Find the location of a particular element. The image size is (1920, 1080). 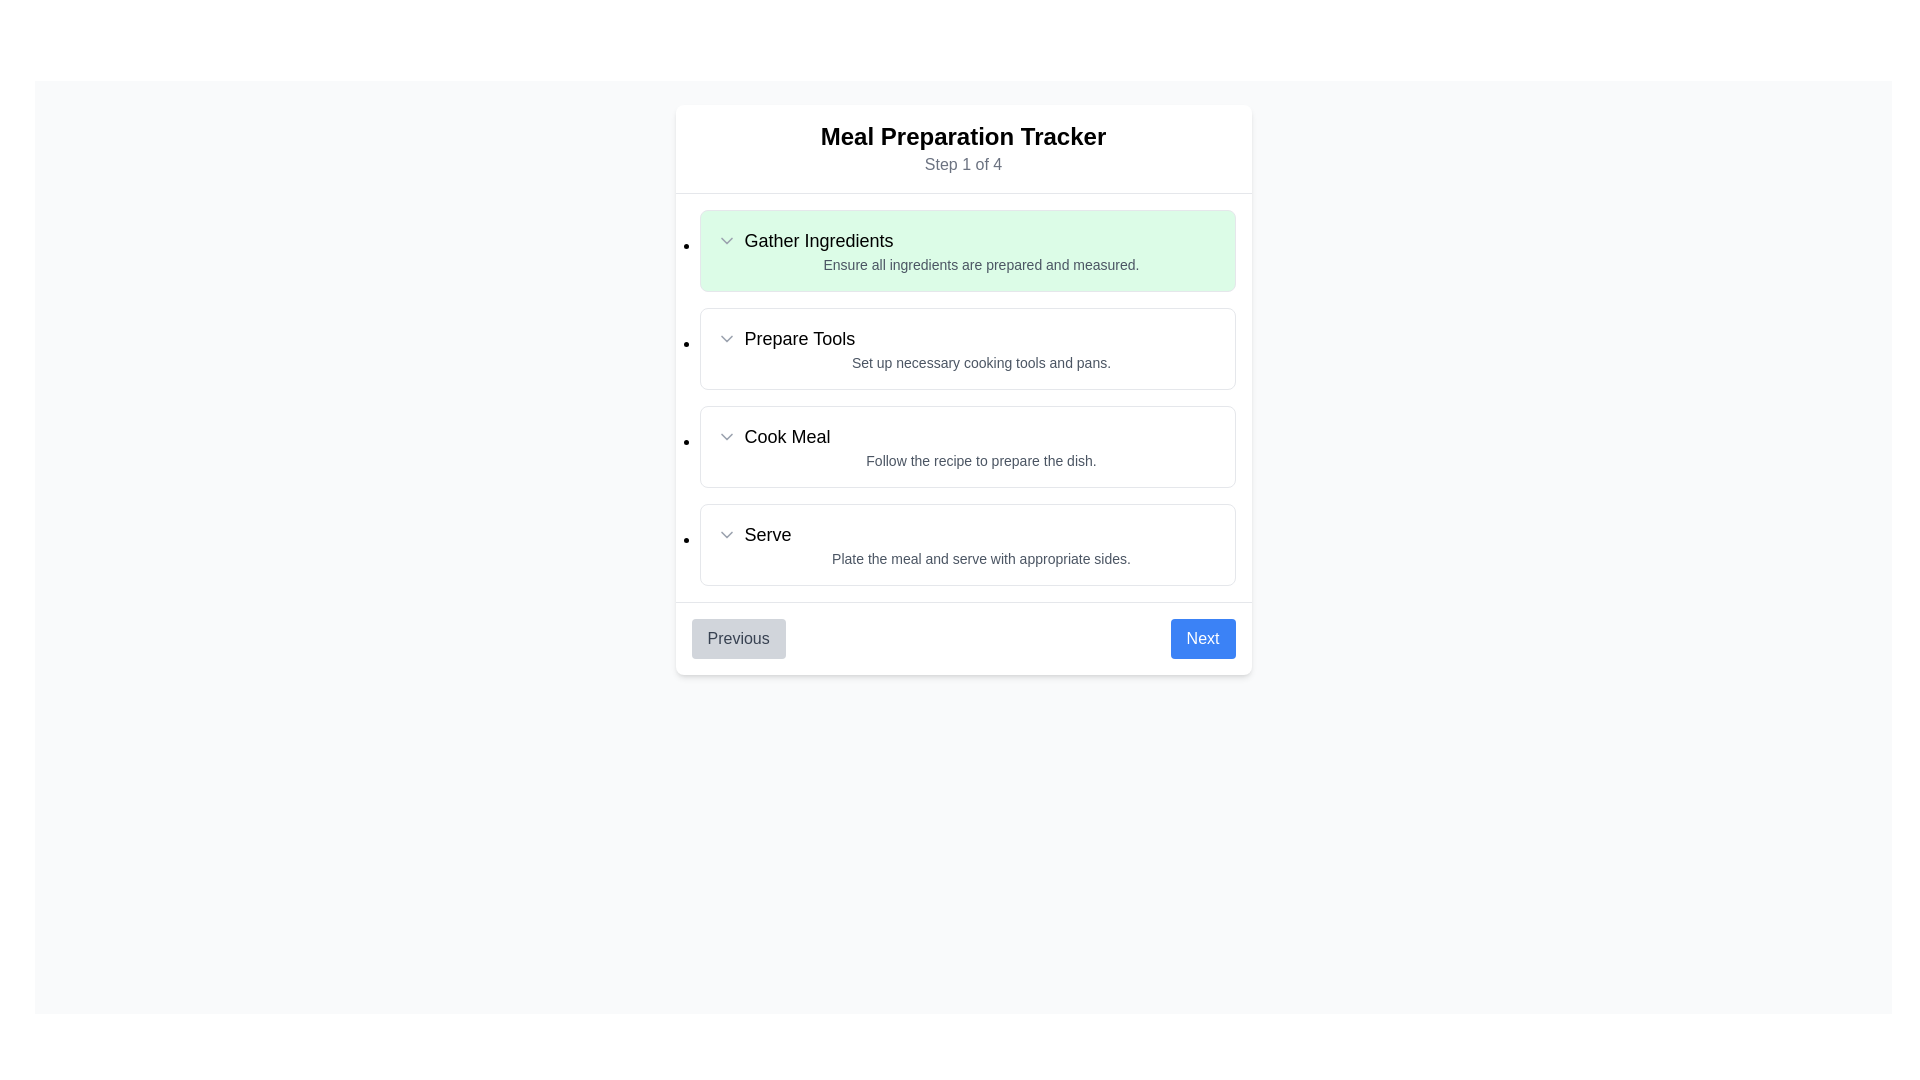

the downward arrow icon, which is a gray triangular shape located to the immediate left of the 'Serve' text in the last row of the step descriptions is located at coordinates (725, 534).